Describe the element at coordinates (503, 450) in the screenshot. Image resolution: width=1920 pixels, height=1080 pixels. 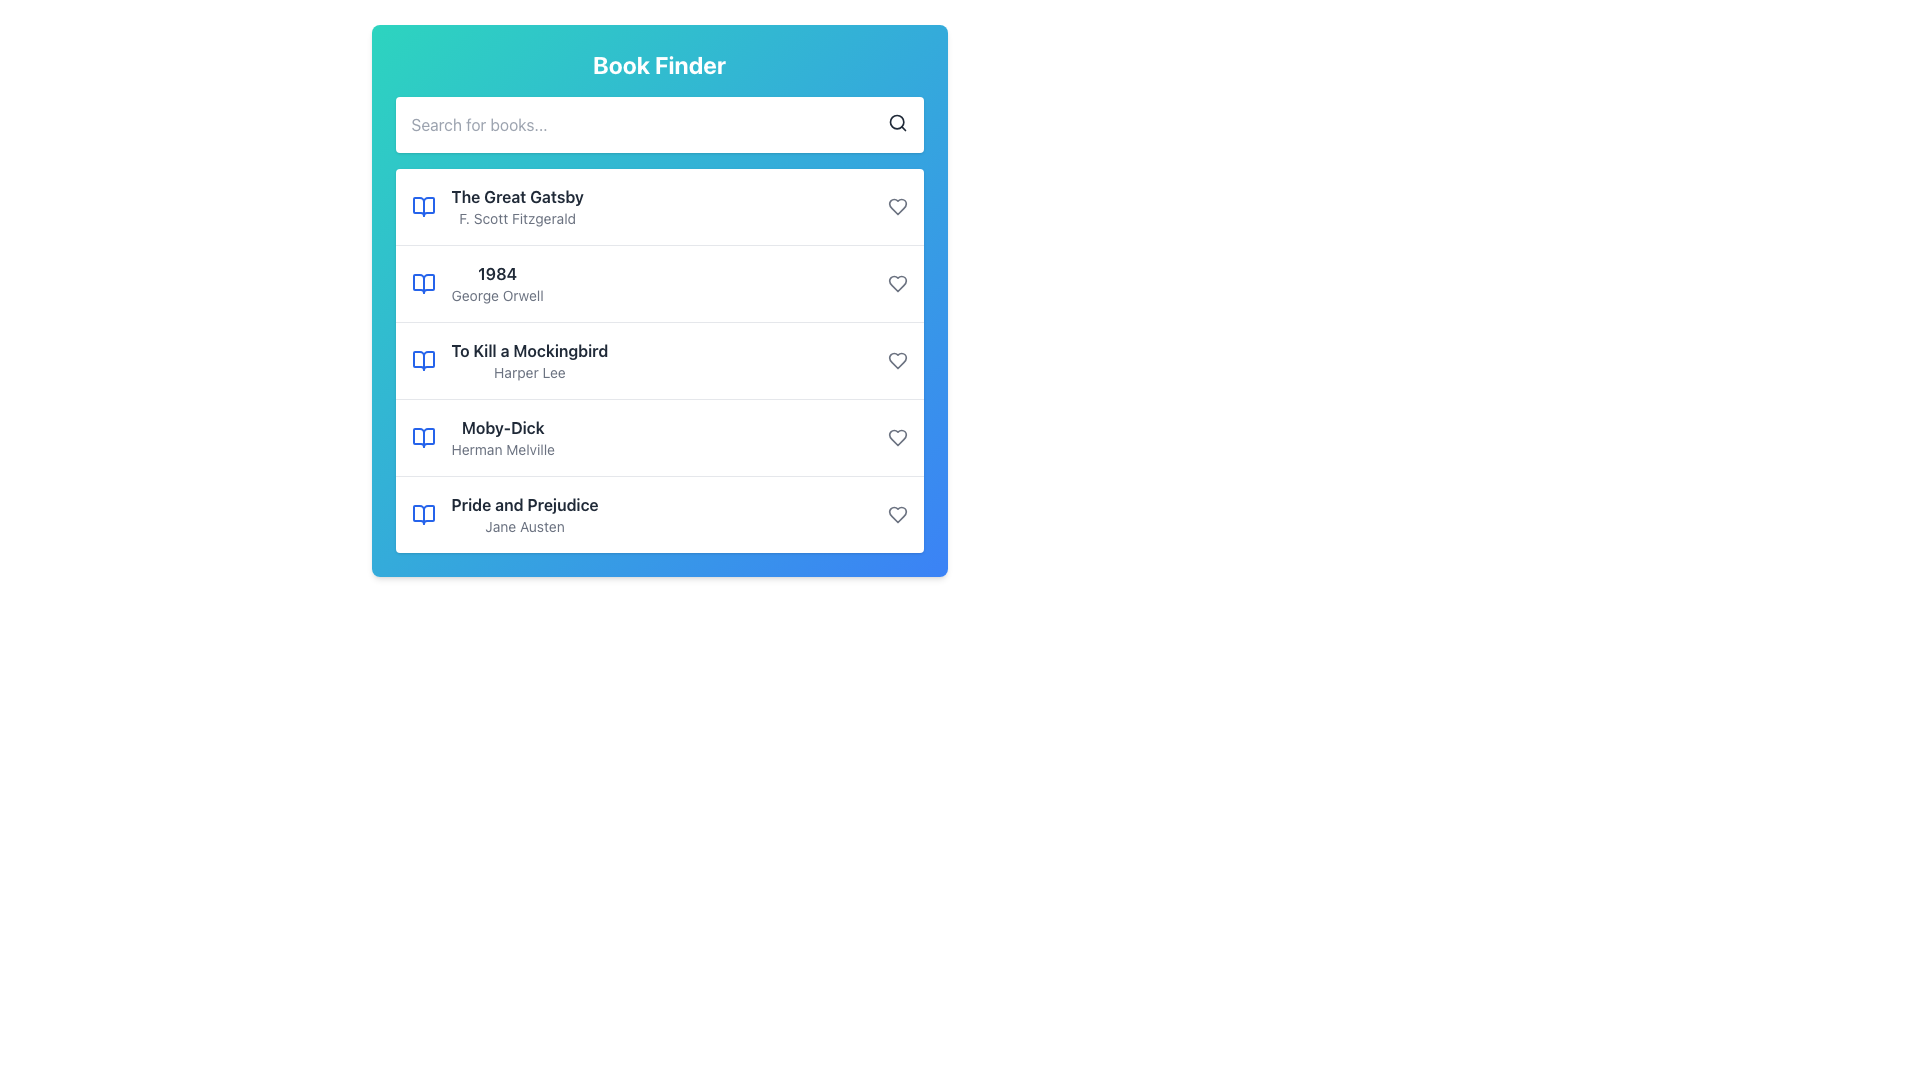
I see `the text label indicating the author of the book 'Moby-Dick', which is positioned below the book title in the list item` at that location.